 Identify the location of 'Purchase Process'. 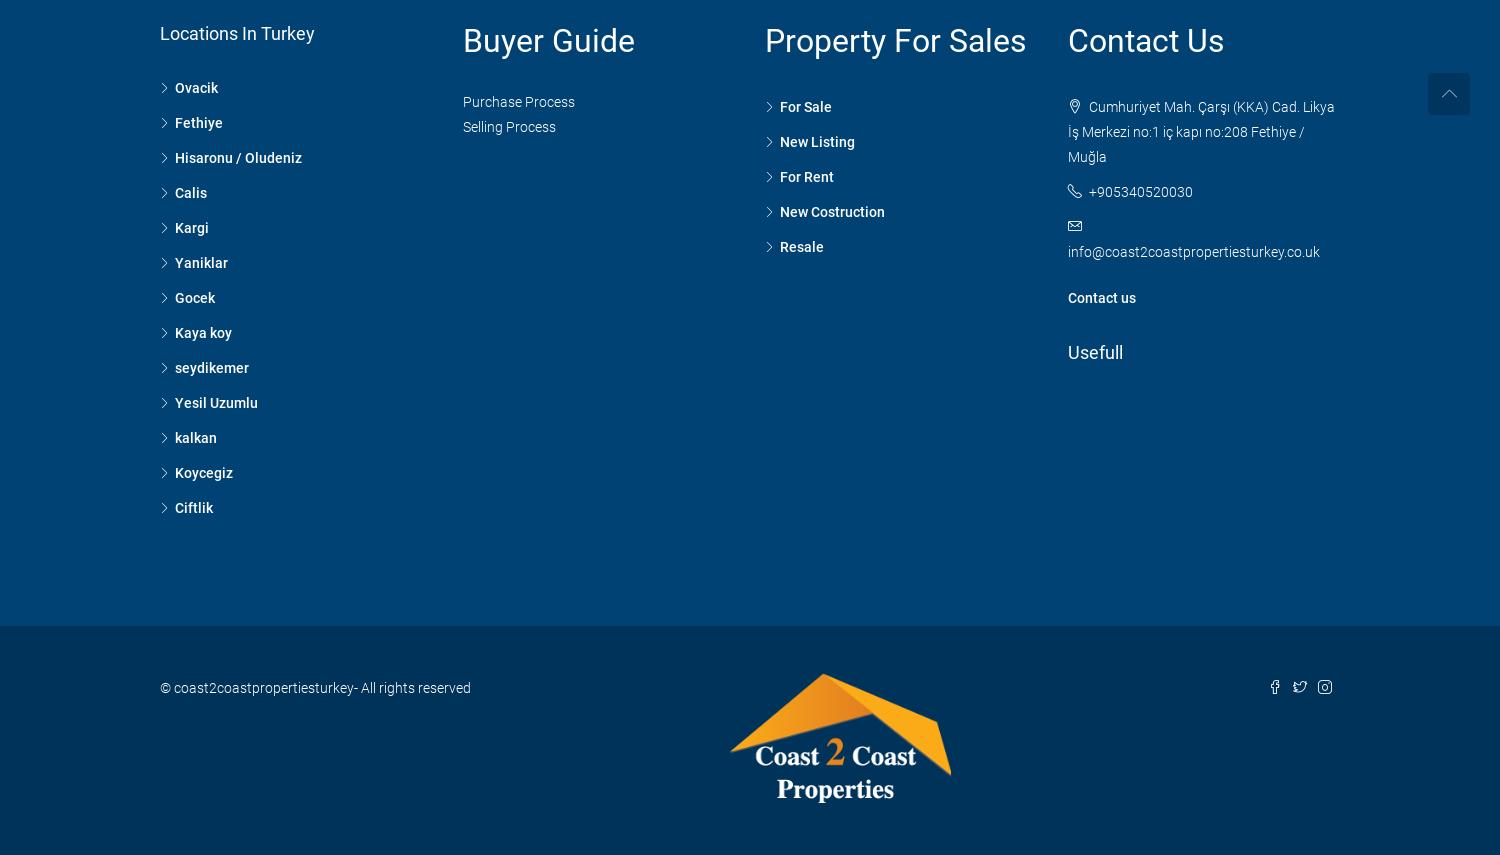
(517, 101).